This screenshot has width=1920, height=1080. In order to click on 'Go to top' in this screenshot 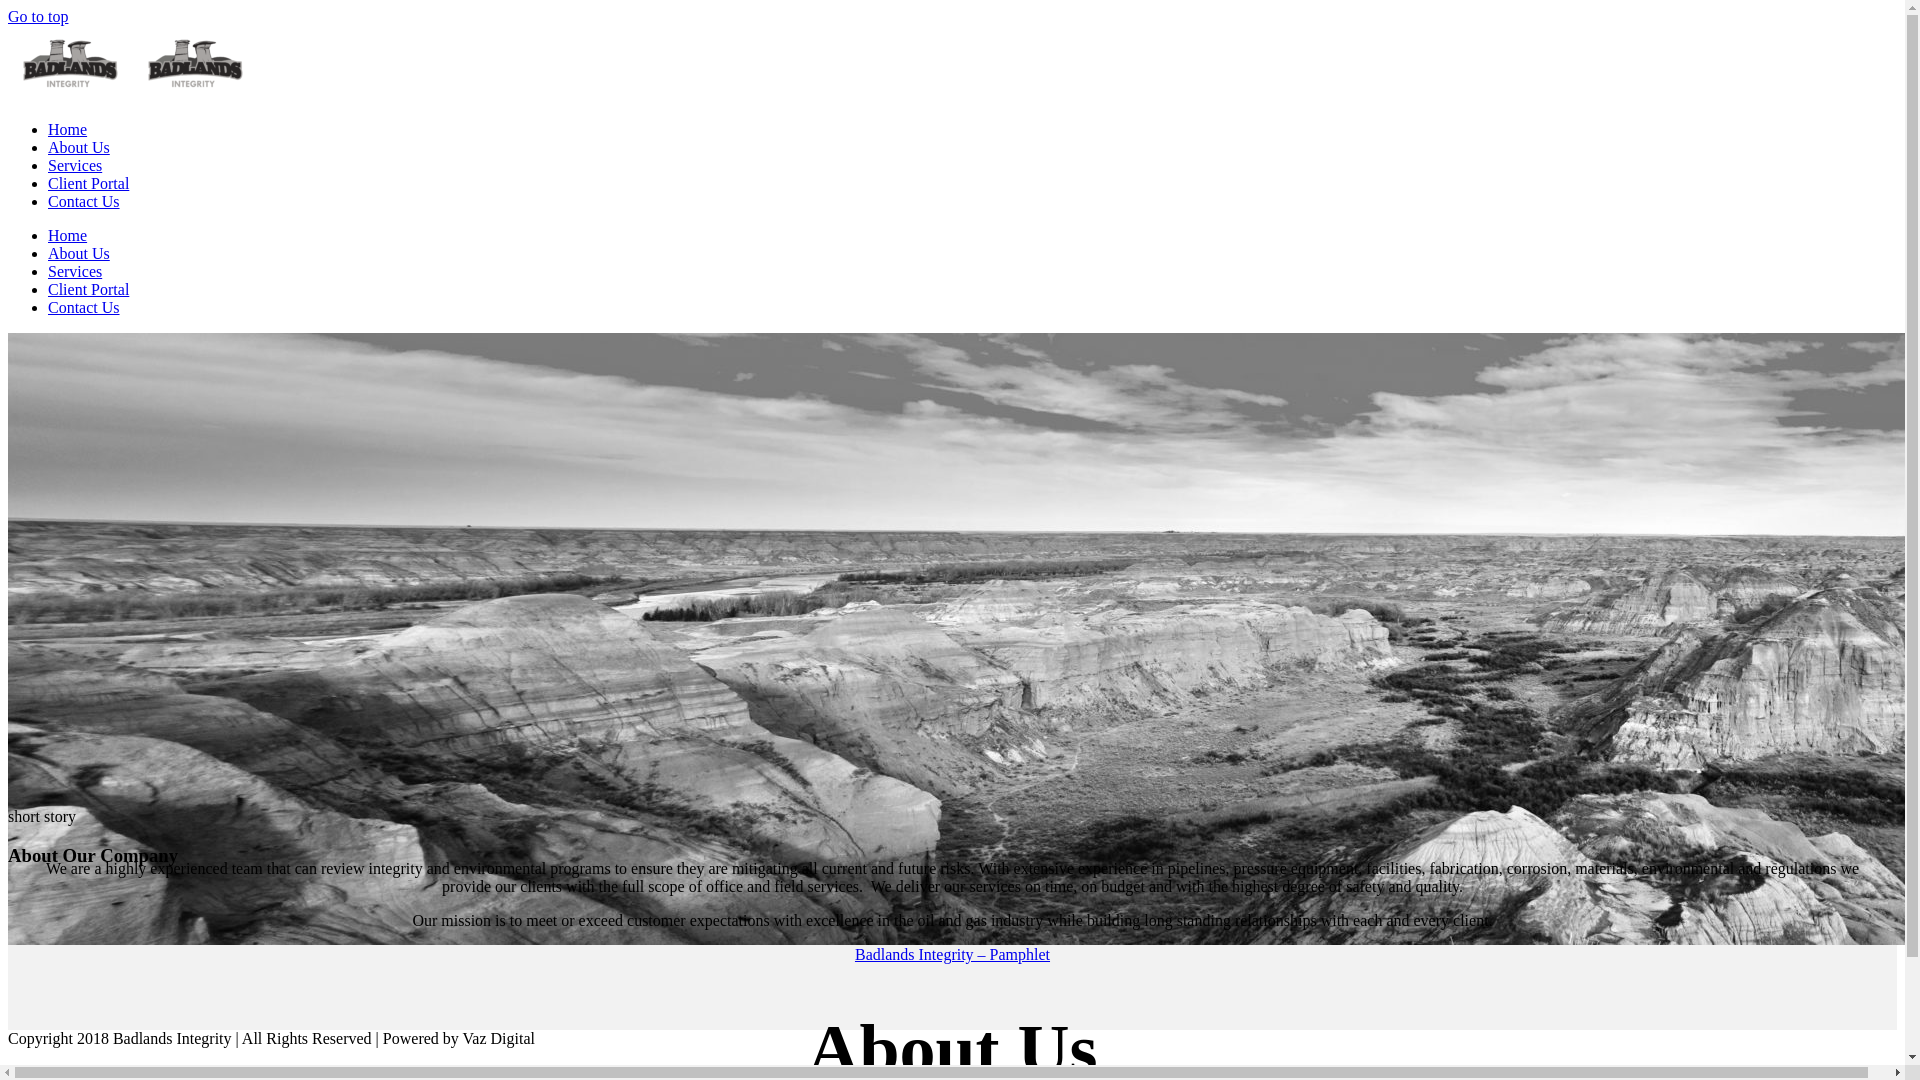, I will do `click(38, 16)`.